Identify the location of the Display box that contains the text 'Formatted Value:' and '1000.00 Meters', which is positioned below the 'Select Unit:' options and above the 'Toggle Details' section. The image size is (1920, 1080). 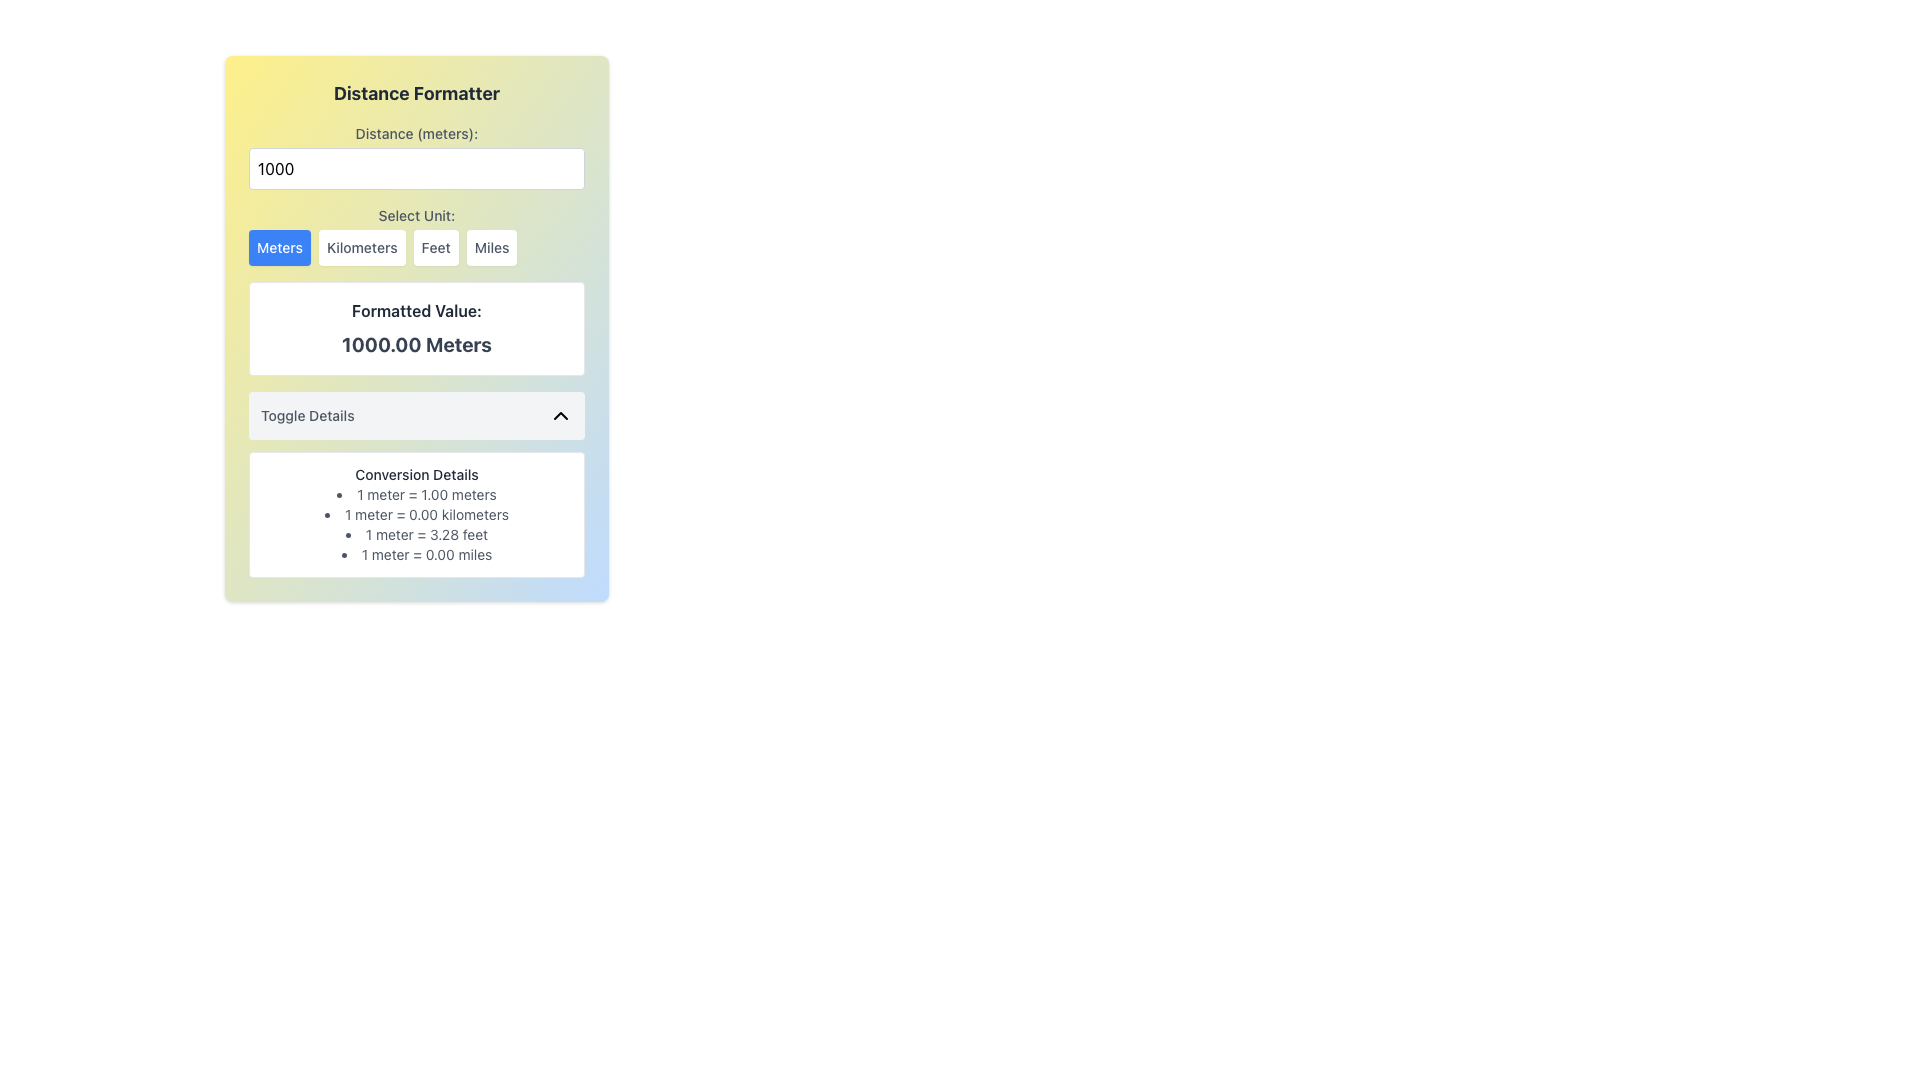
(416, 327).